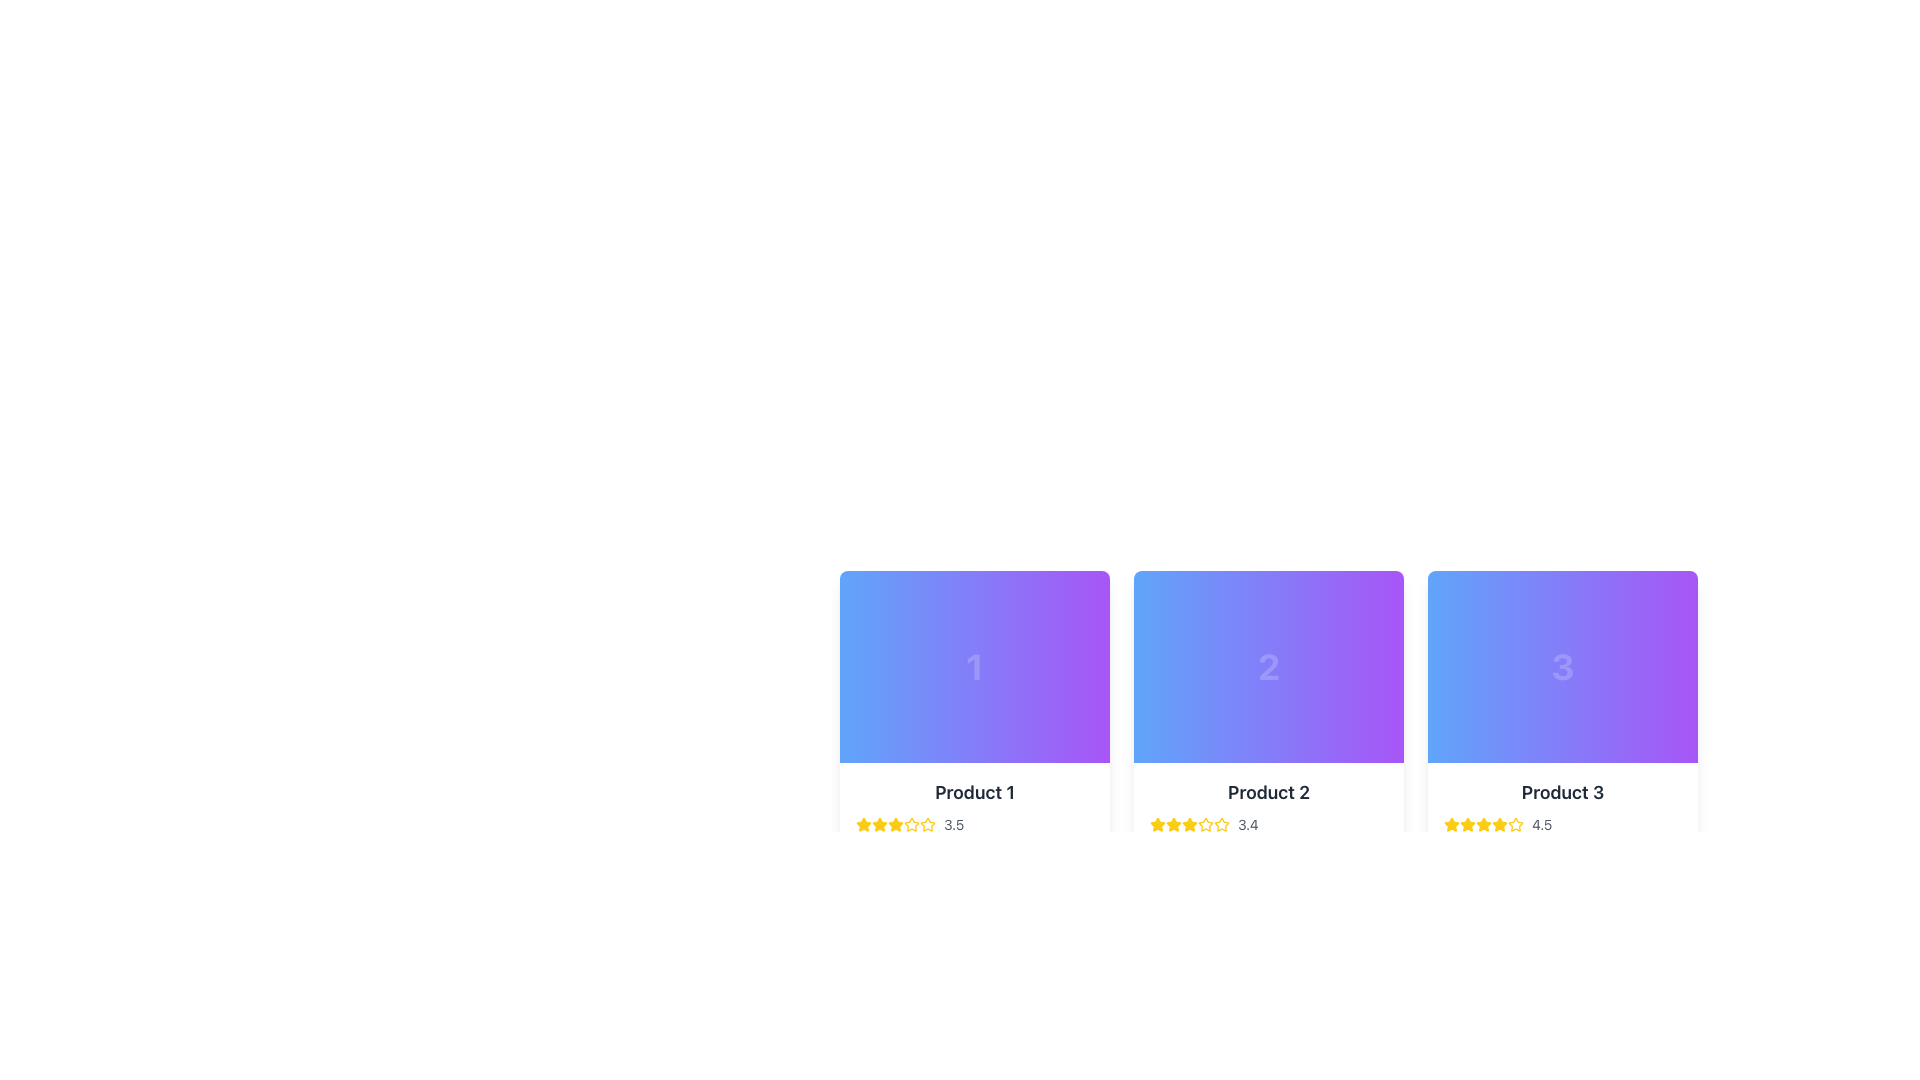 Image resolution: width=1920 pixels, height=1080 pixels. I want to click on the large semi-transparent numeral '2' displayed in the center of a blue to purple gradient background, which is located in the second of three gradient rectangles, so click(1267, 667).